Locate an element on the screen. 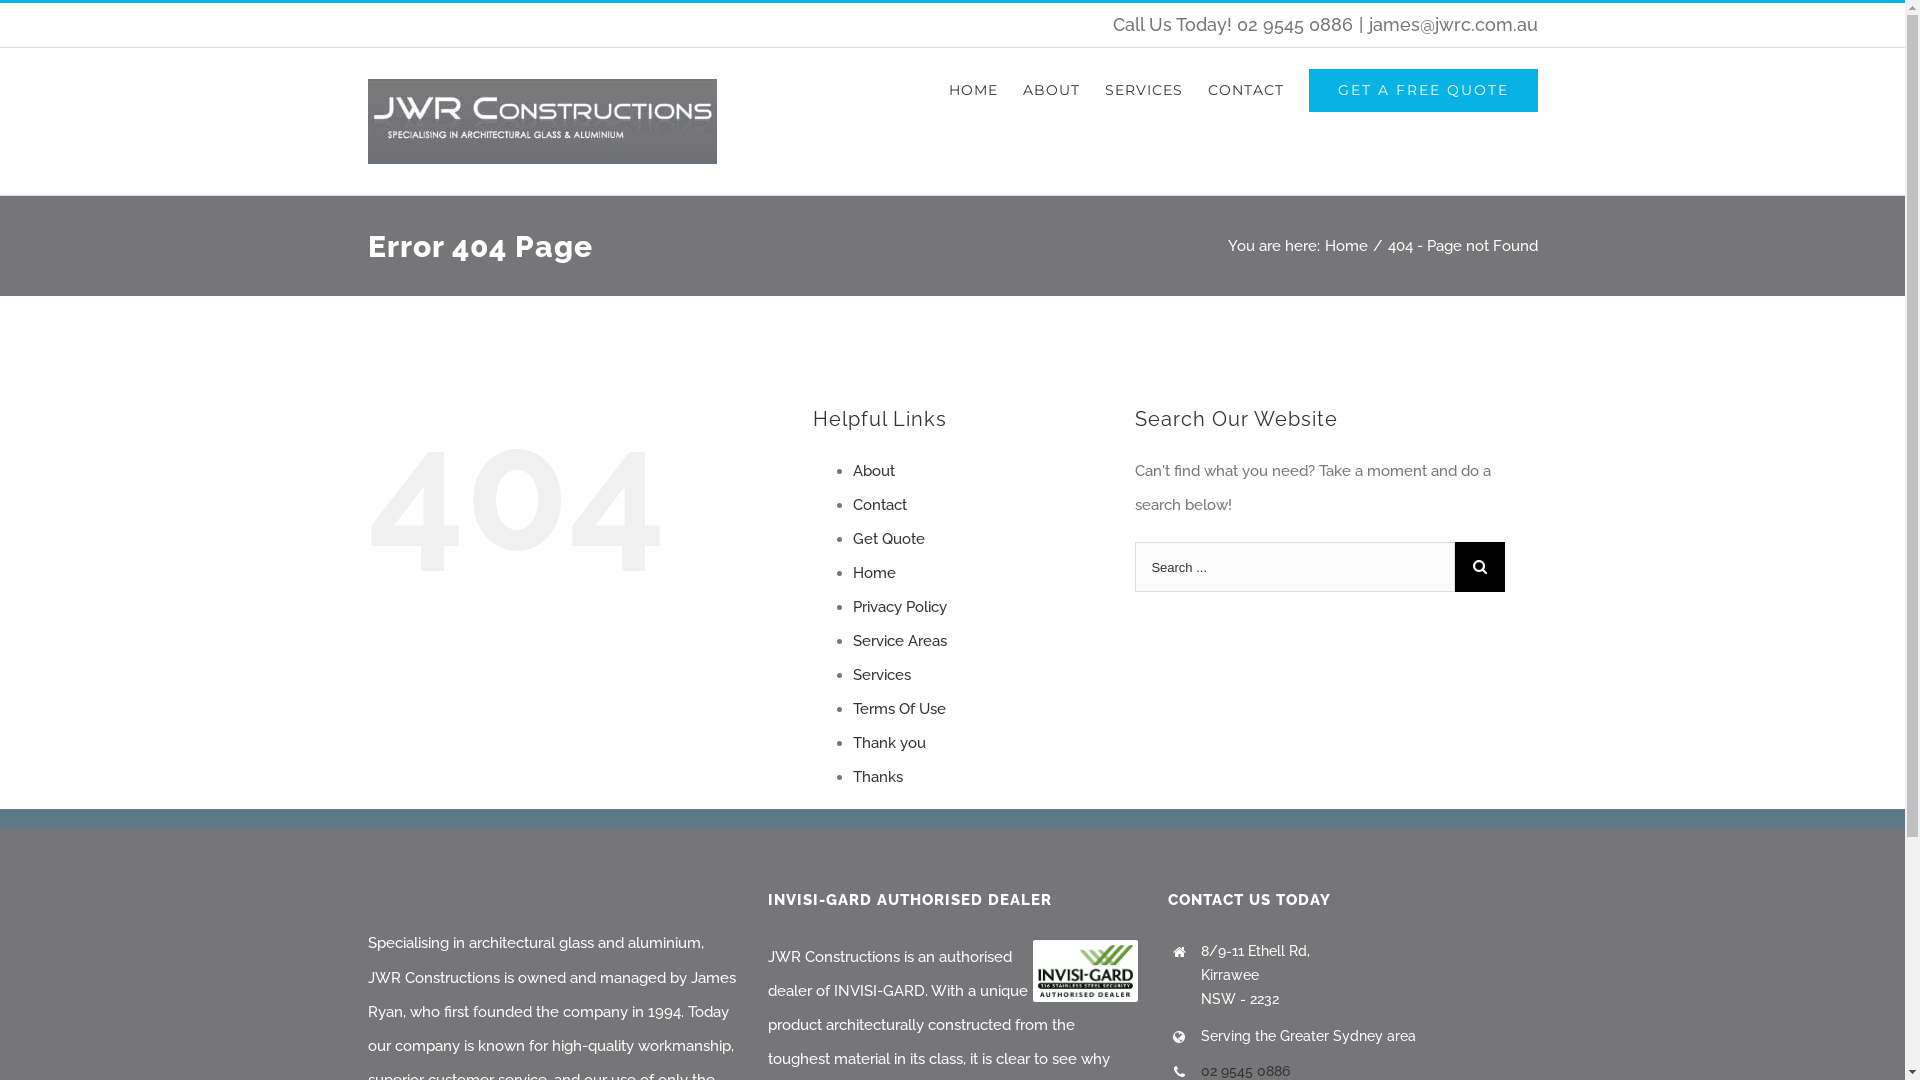  '02 9545 0886' is located at coordinates (1244, 1070).